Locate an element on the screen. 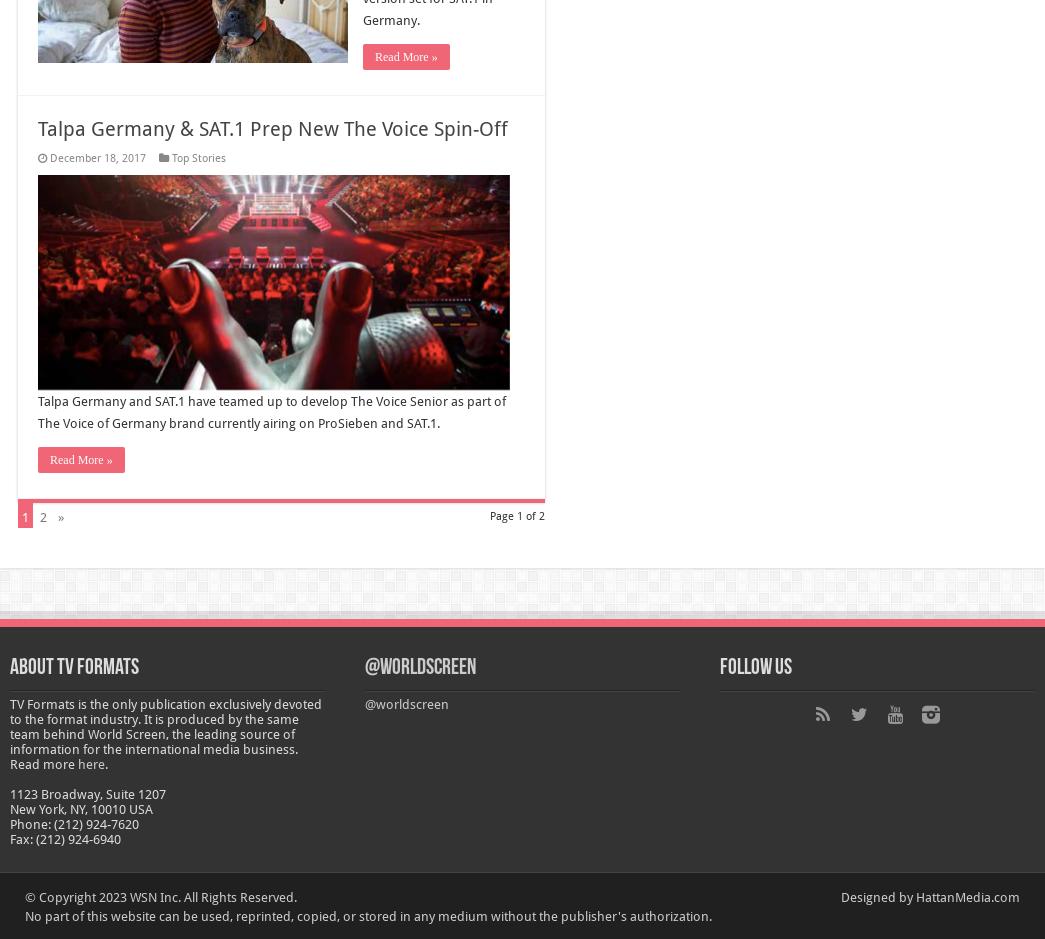 The width and height of the screenshot is (1045, 939). 'December 18, 2017' is located at coordinates (98, 158).